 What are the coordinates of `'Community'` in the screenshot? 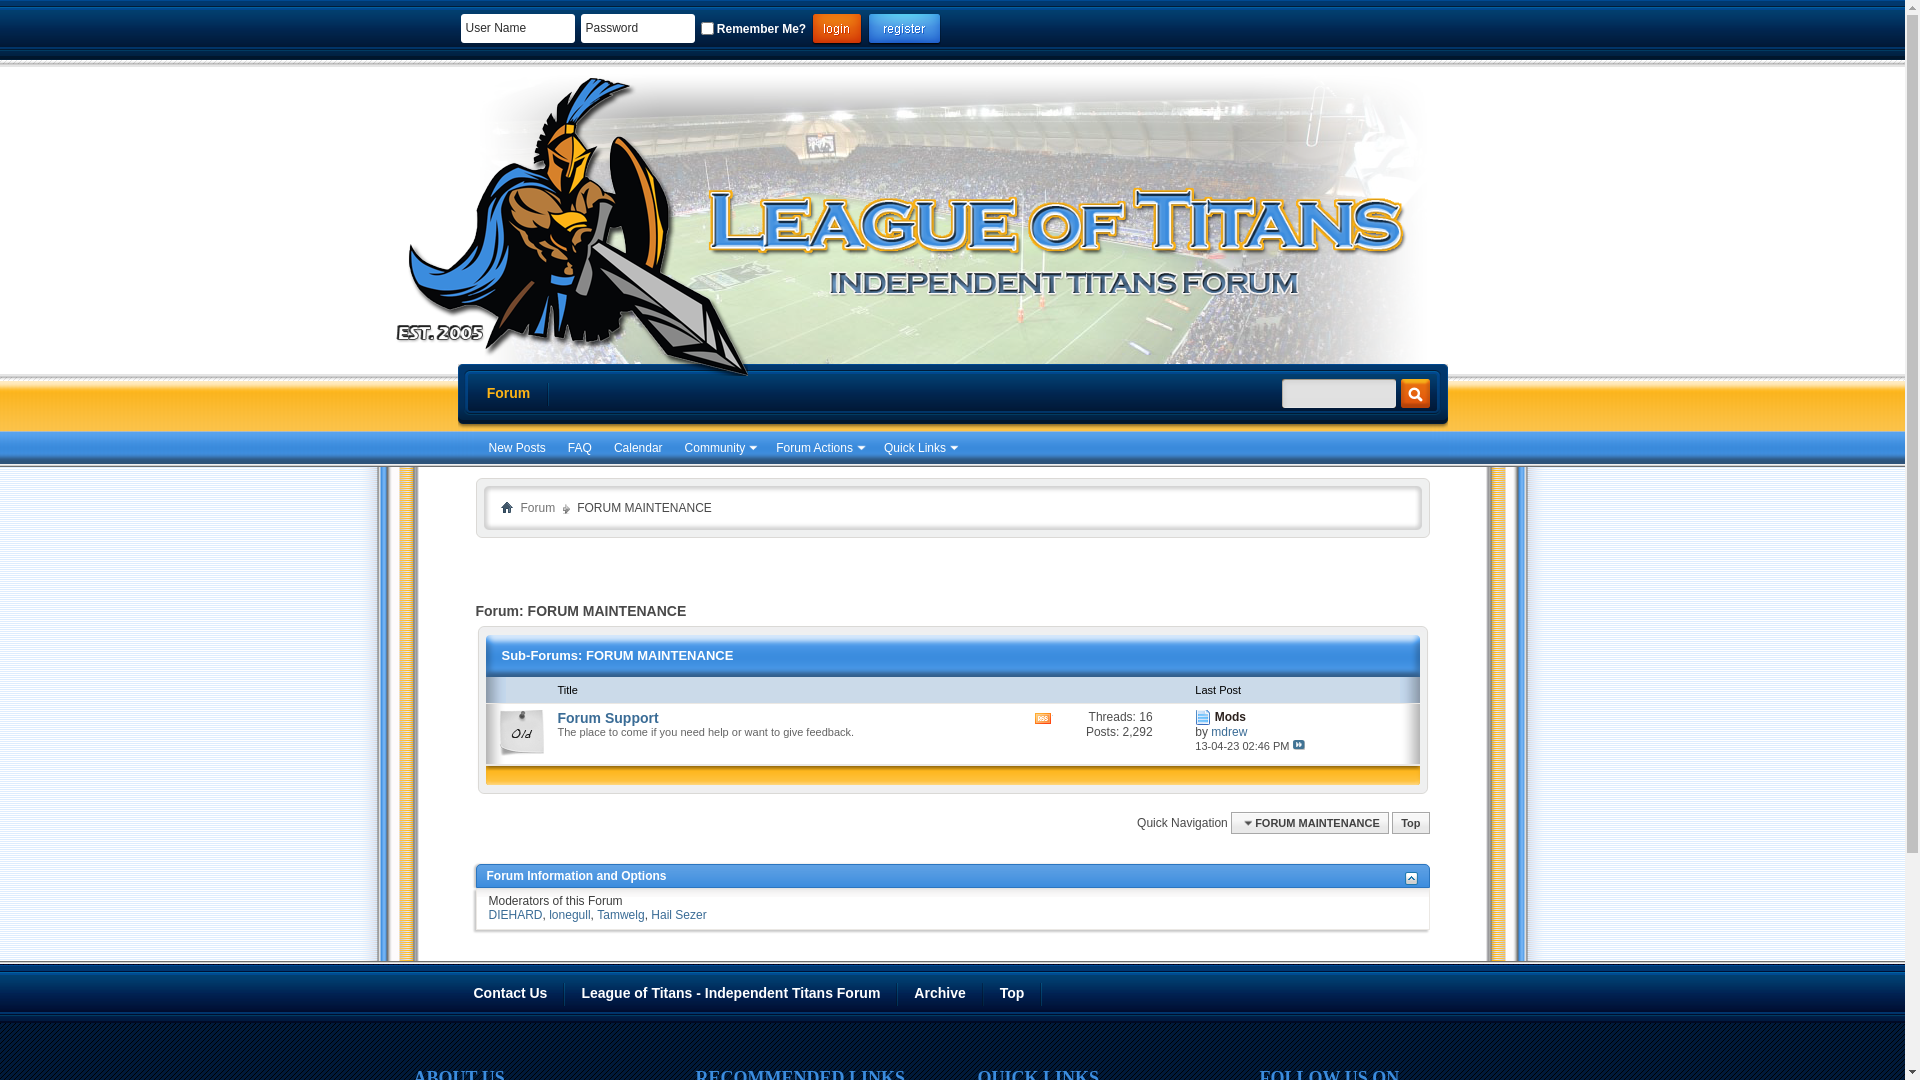 It's located at (678, 447).